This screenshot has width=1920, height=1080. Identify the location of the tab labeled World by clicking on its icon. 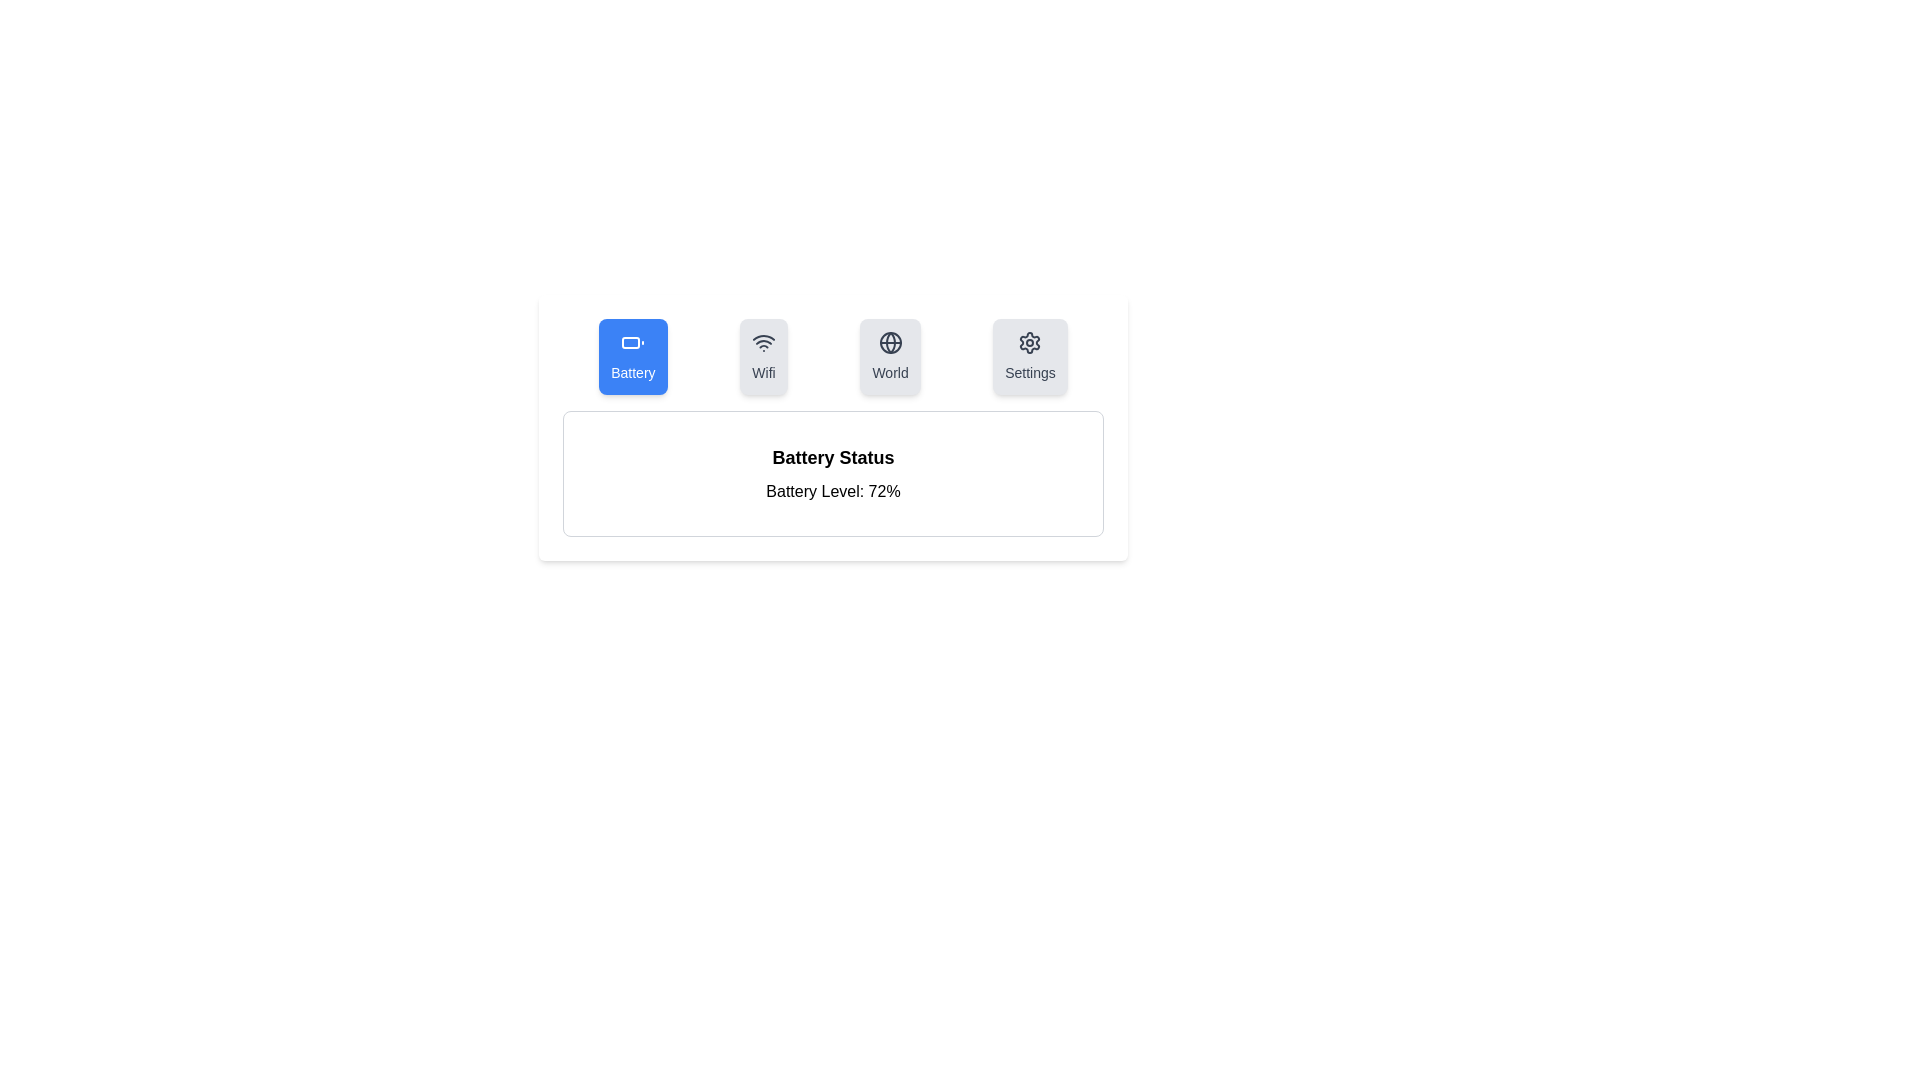
(889, 356).